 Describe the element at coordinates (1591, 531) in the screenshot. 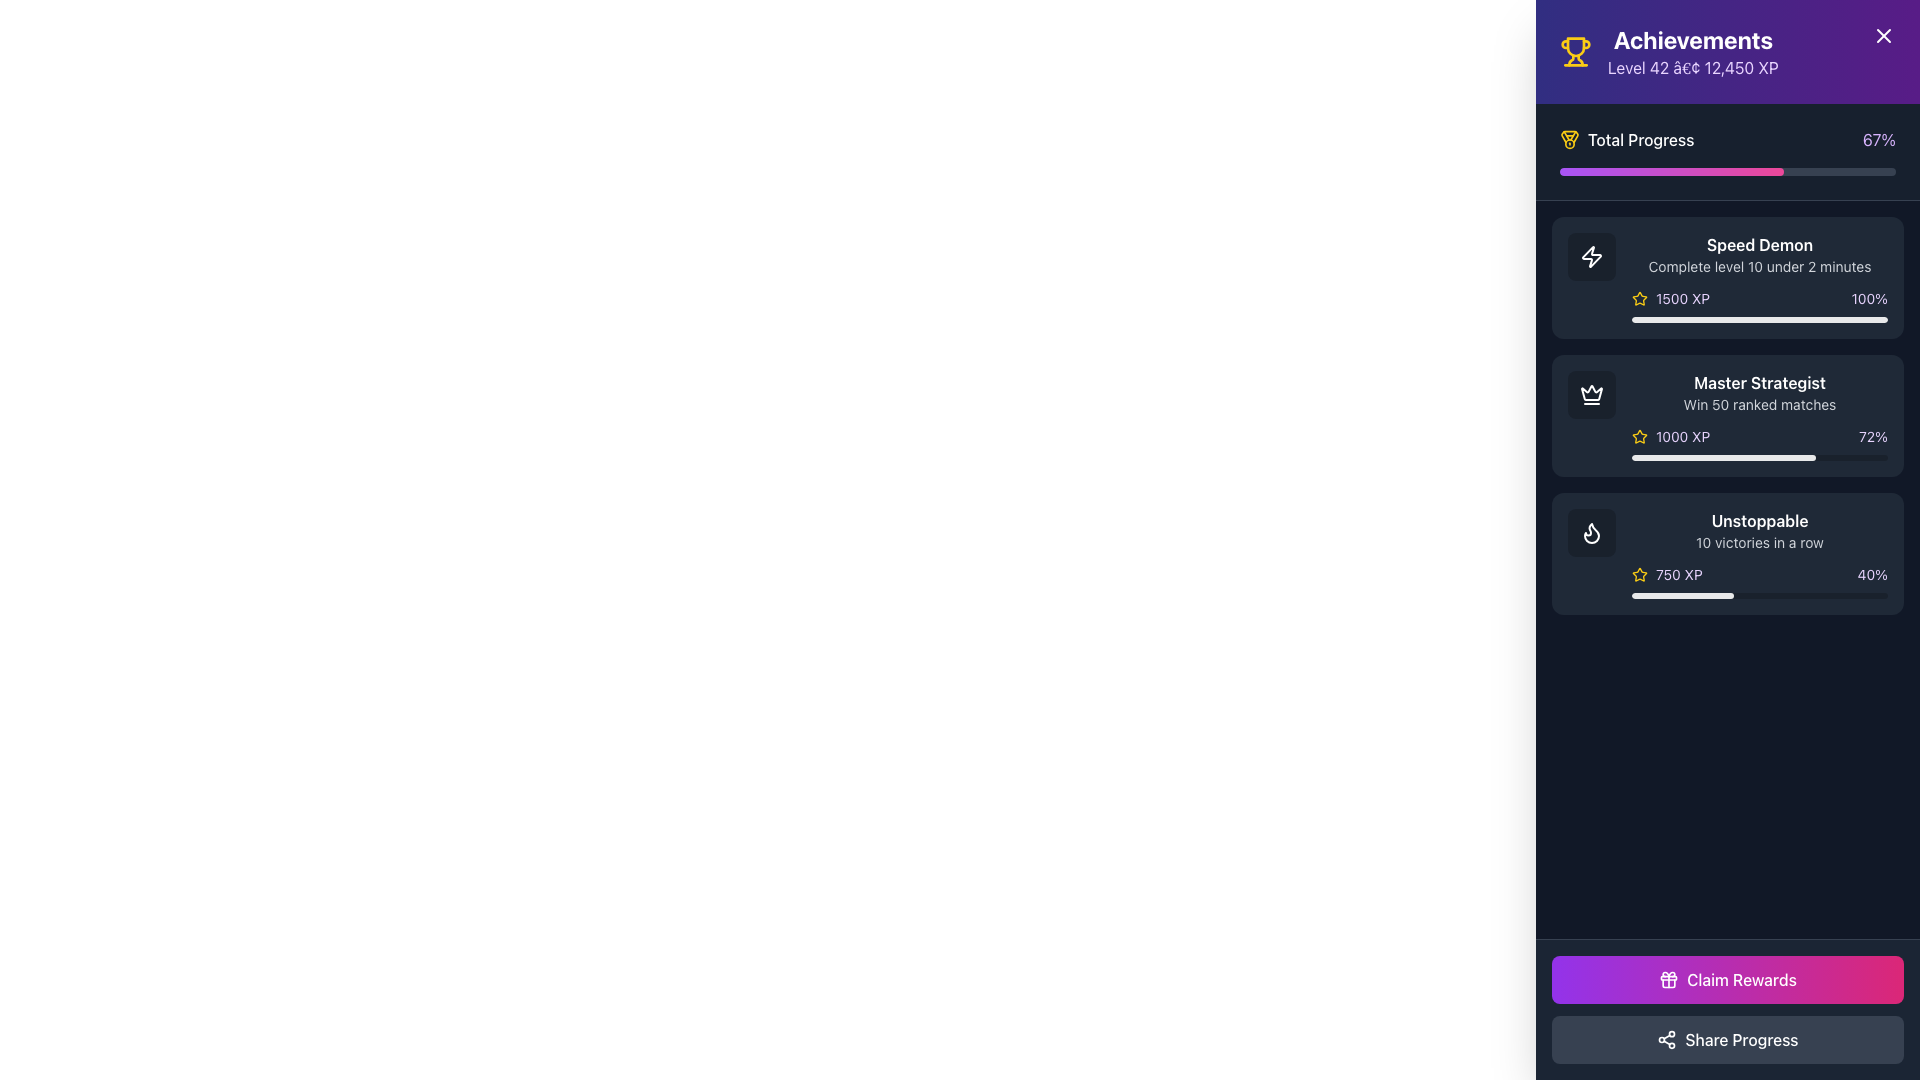

I see `the decorative icon representing the 'Unstoppable' achievement located at the left side of the achievement card, above the text '10 victories in a row'` at that location.